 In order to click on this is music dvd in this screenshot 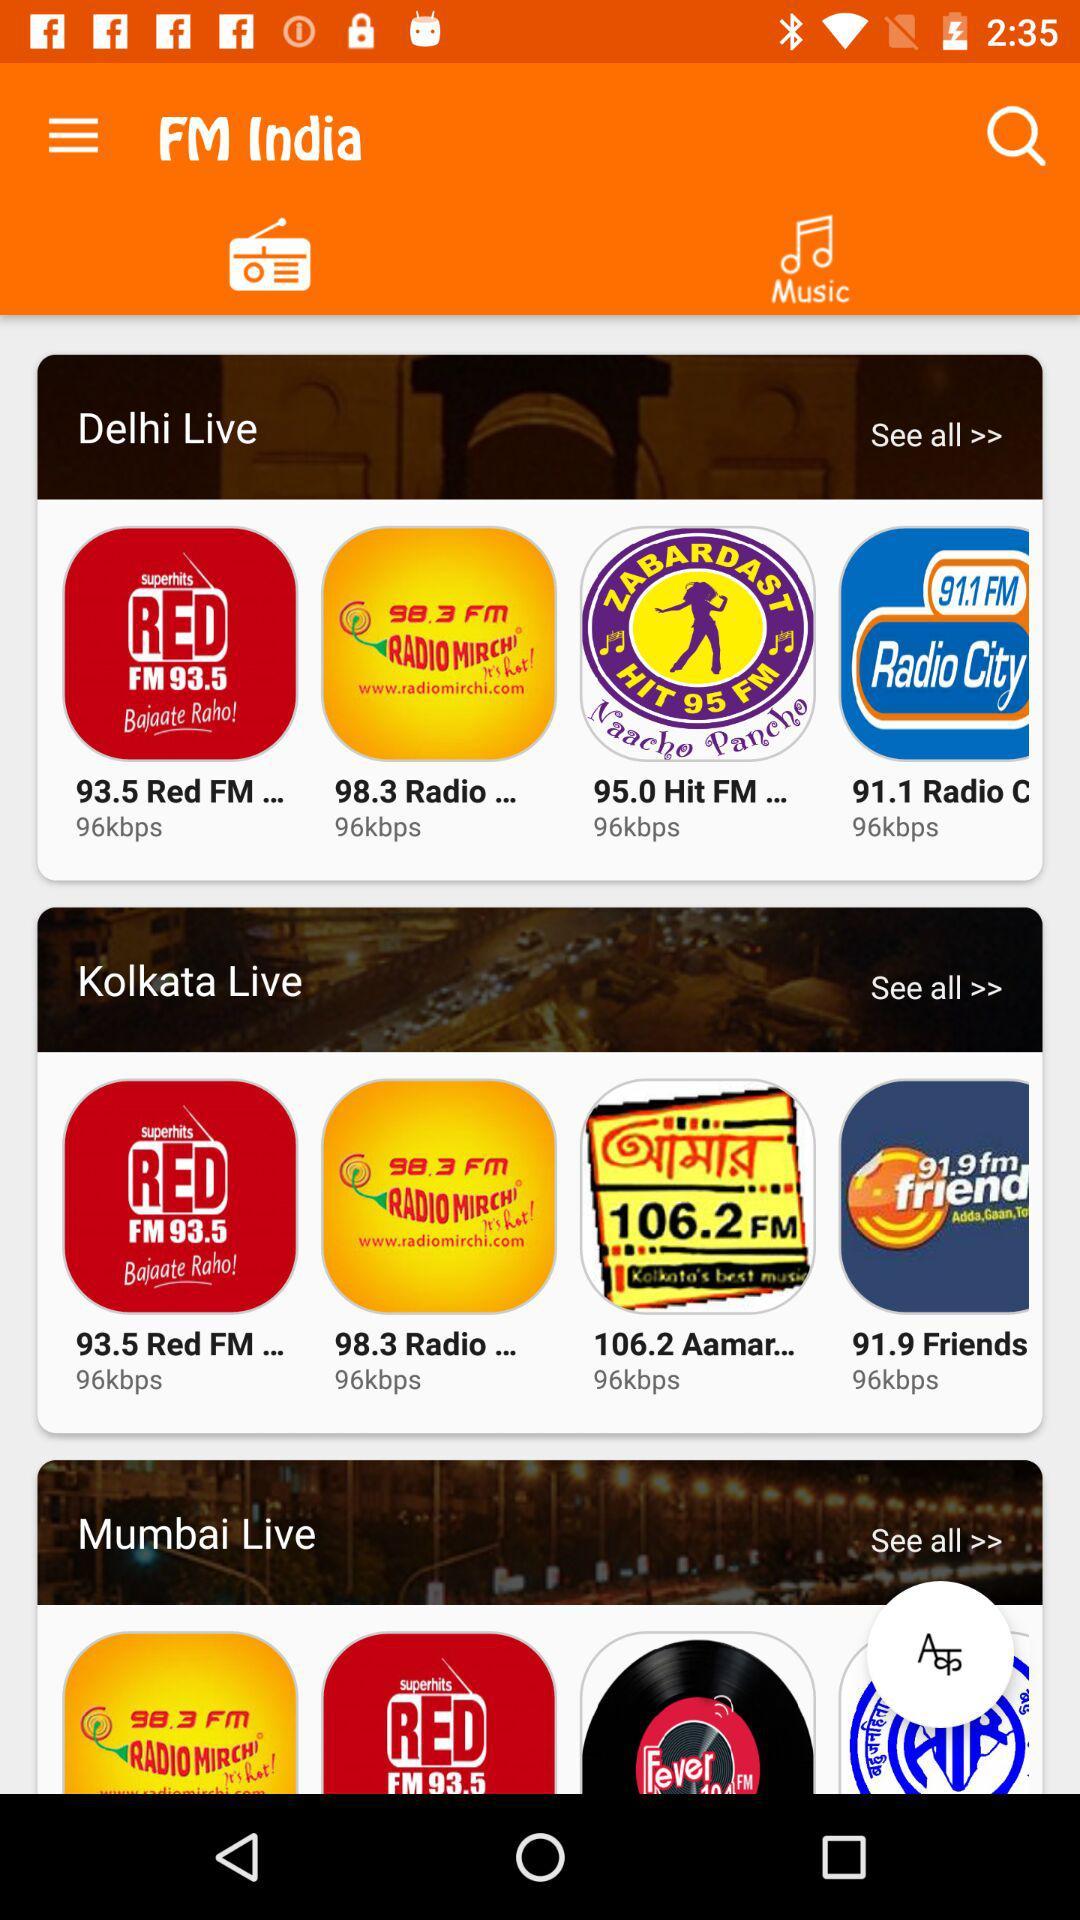, I will do `click(810, 251)`.